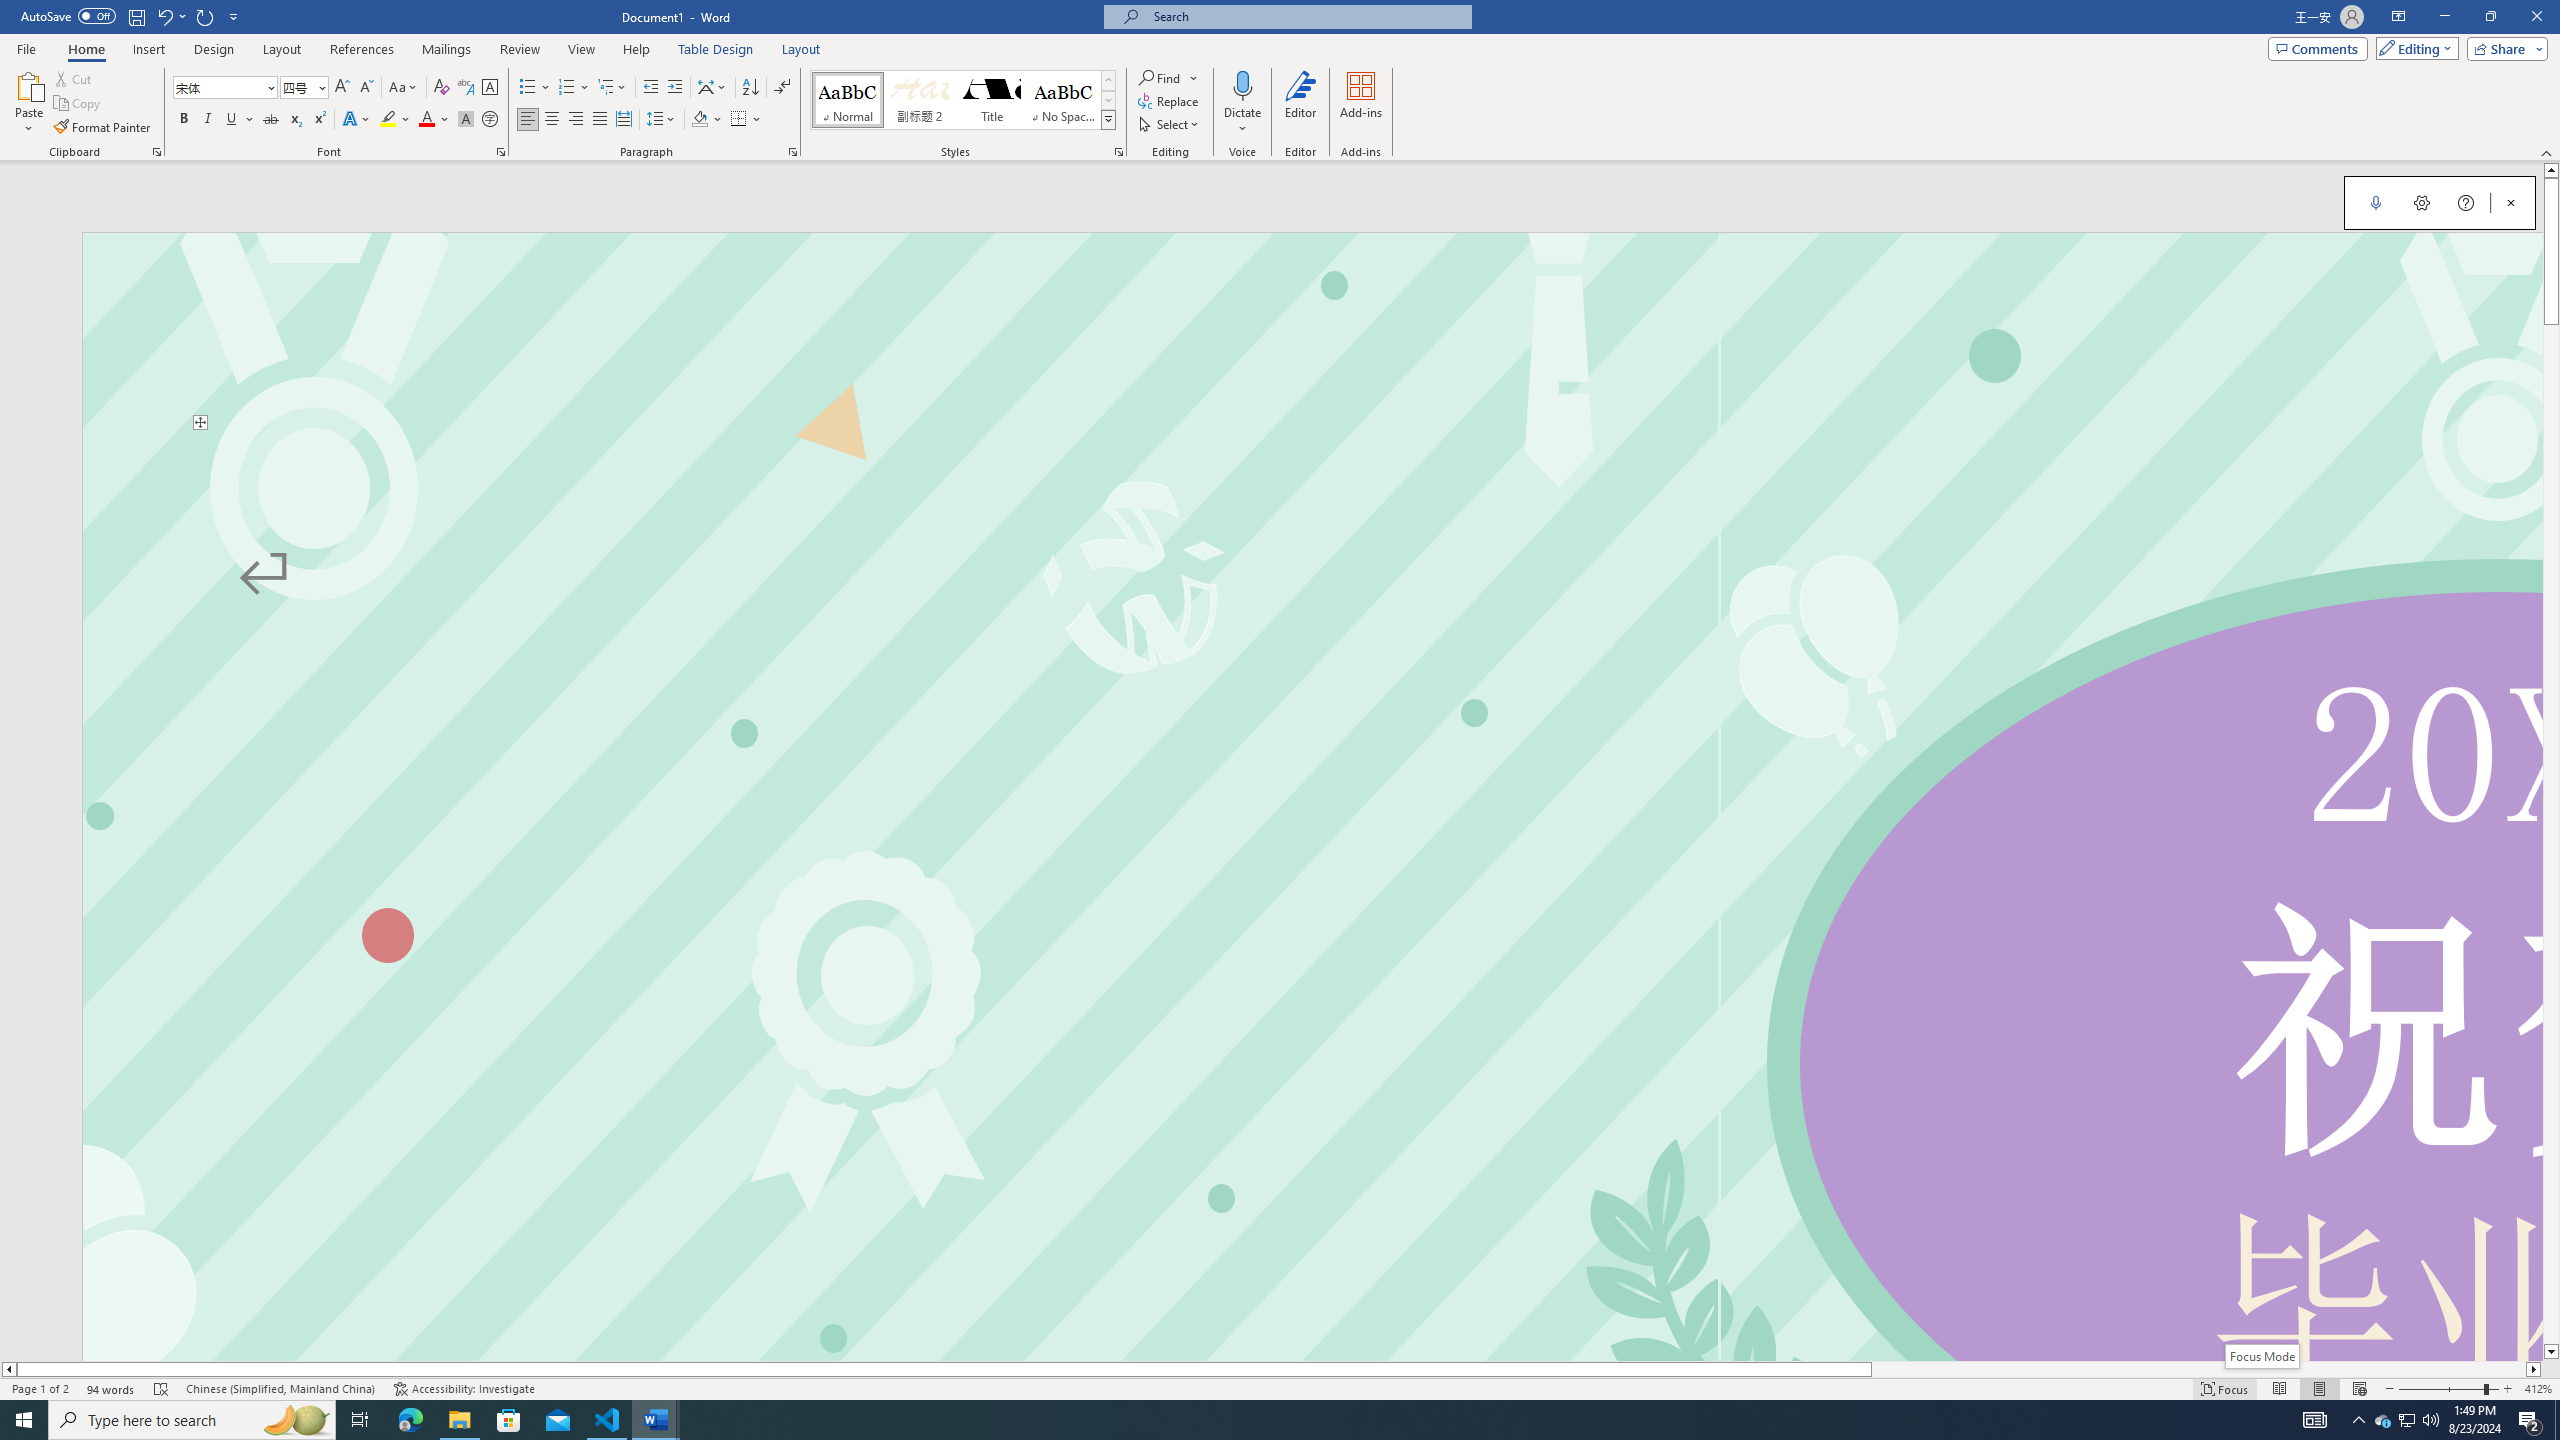  What do you see at coordinates (962, 99) in the screenshot?
I see `'AutomationID: QuickStylesGallery'` at bounding box center [962, 99].